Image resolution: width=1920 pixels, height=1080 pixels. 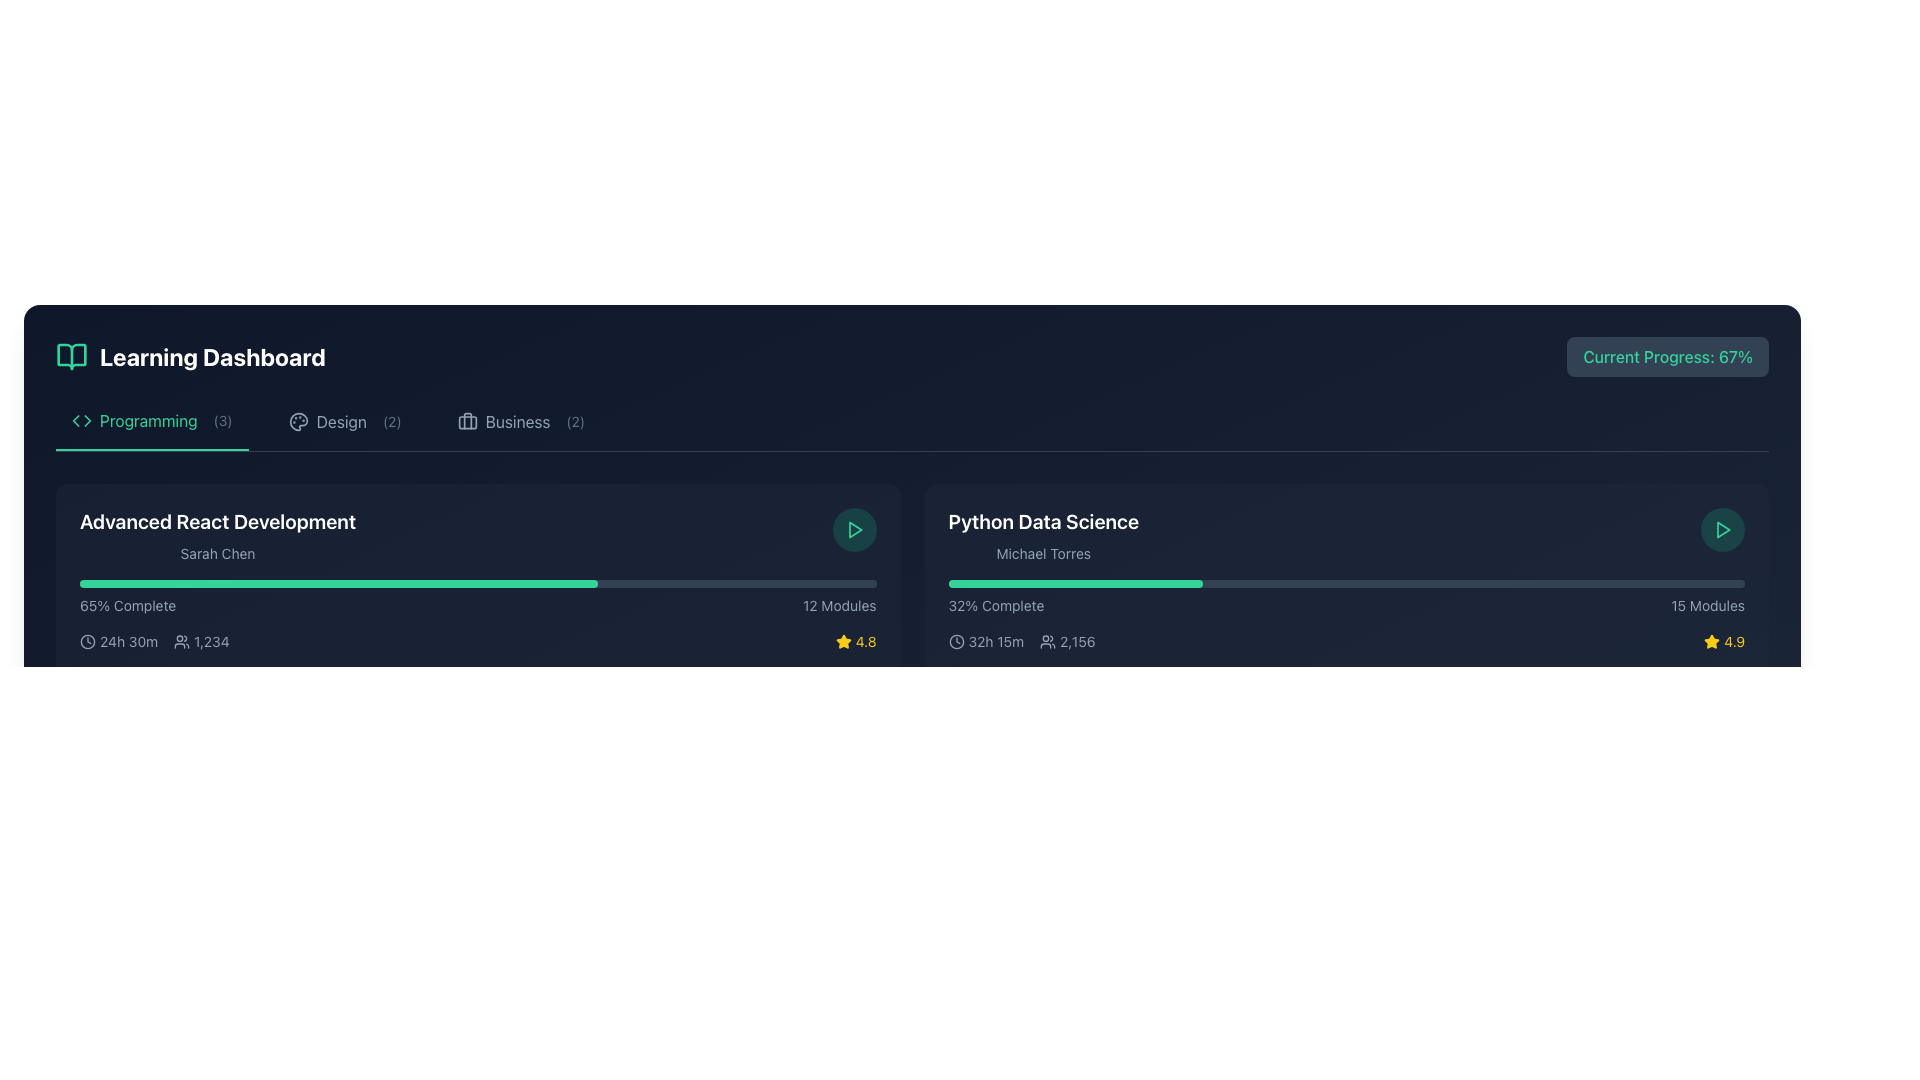 What do you see at coordinates (1346, 583) in the screenshot?
I see `the rectangular progress bar with a dark gray background and a green filled portion, located in the 'Python Data Science' section, above the indicators '32% Complete' and '15 Modules.'` at bounding box center [1346, 583].